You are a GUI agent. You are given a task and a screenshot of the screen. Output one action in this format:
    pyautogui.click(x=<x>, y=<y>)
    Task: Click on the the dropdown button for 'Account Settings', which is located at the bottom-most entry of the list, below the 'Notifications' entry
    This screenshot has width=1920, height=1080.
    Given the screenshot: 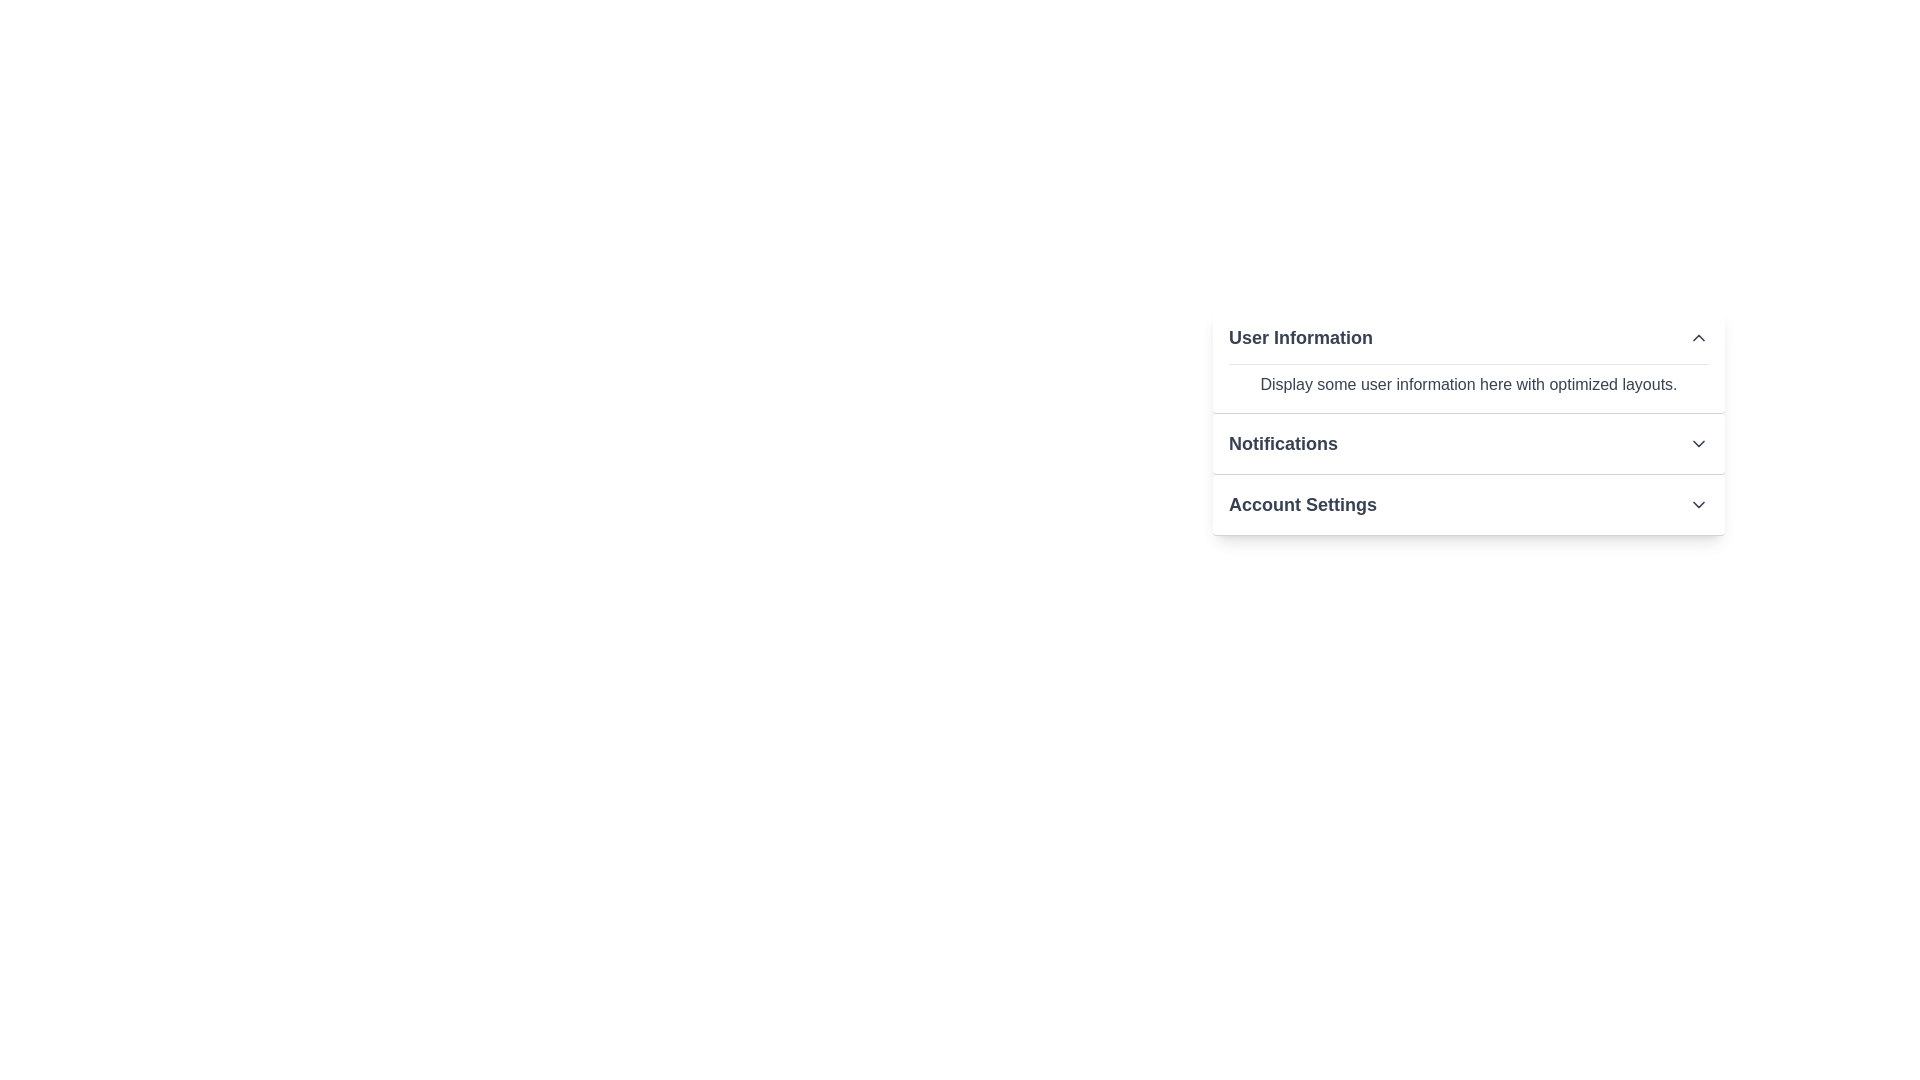 What is the action you would take?
    pyautogui.click(x=1468, y=504)
    